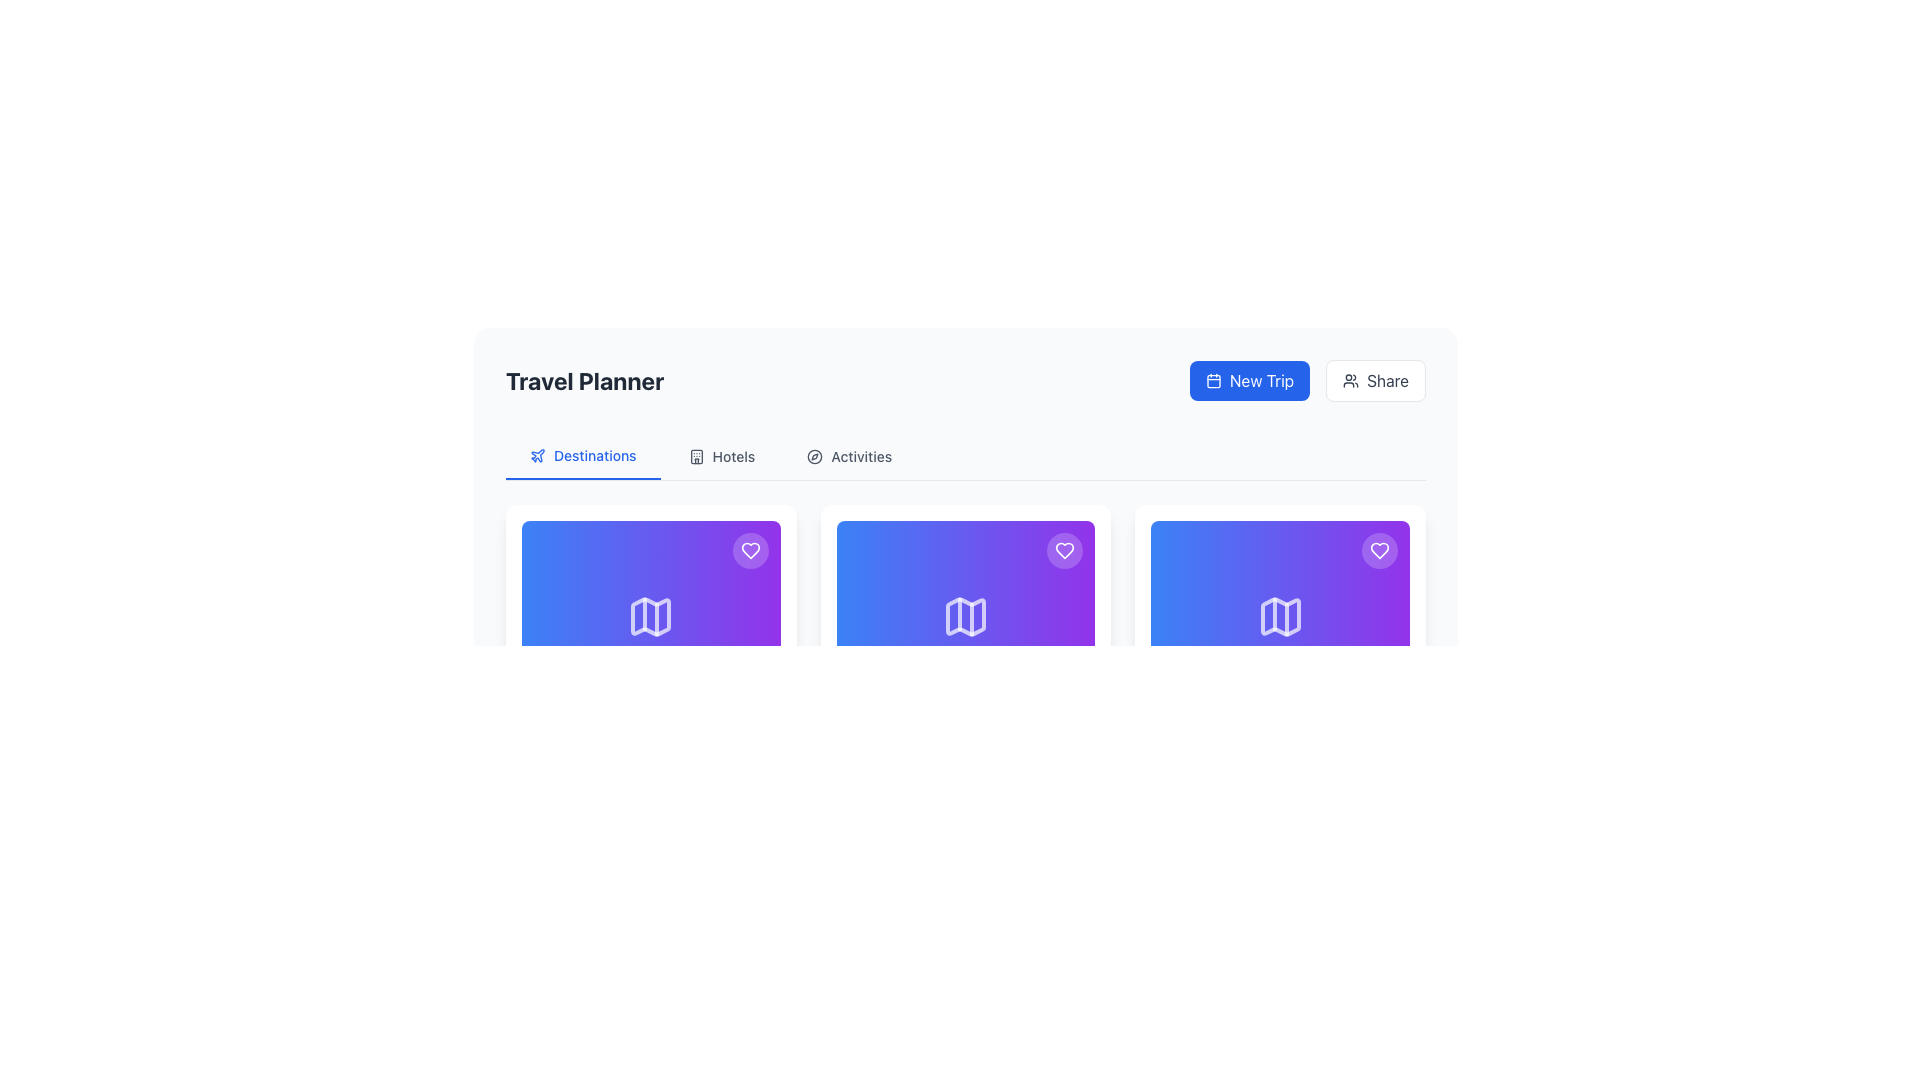 Image resolution: width=1920 pixels, height=1080 pixels. I want to click on the stylized map icon within the blue gradient card located, so click(651, 616).